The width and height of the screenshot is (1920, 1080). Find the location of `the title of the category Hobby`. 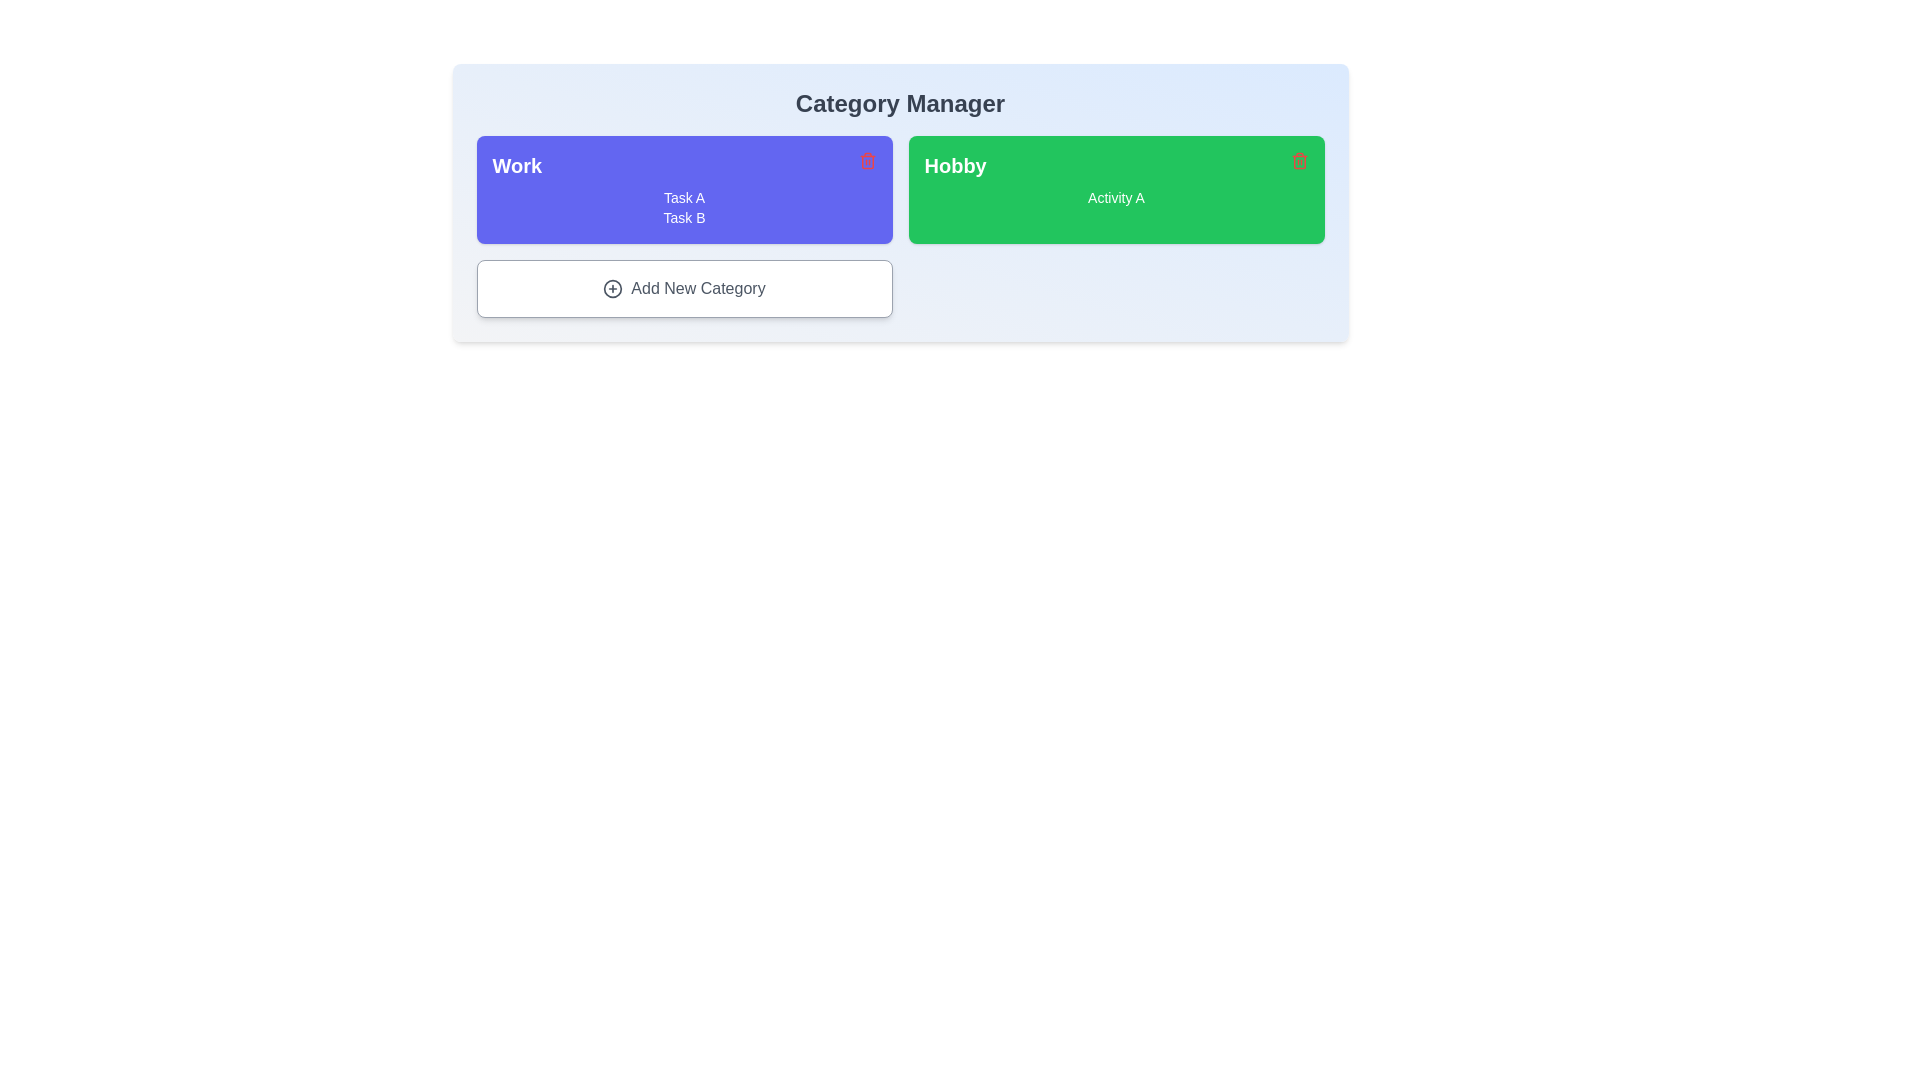

the title of the category Hobby is located at coordinates (1115, 164).